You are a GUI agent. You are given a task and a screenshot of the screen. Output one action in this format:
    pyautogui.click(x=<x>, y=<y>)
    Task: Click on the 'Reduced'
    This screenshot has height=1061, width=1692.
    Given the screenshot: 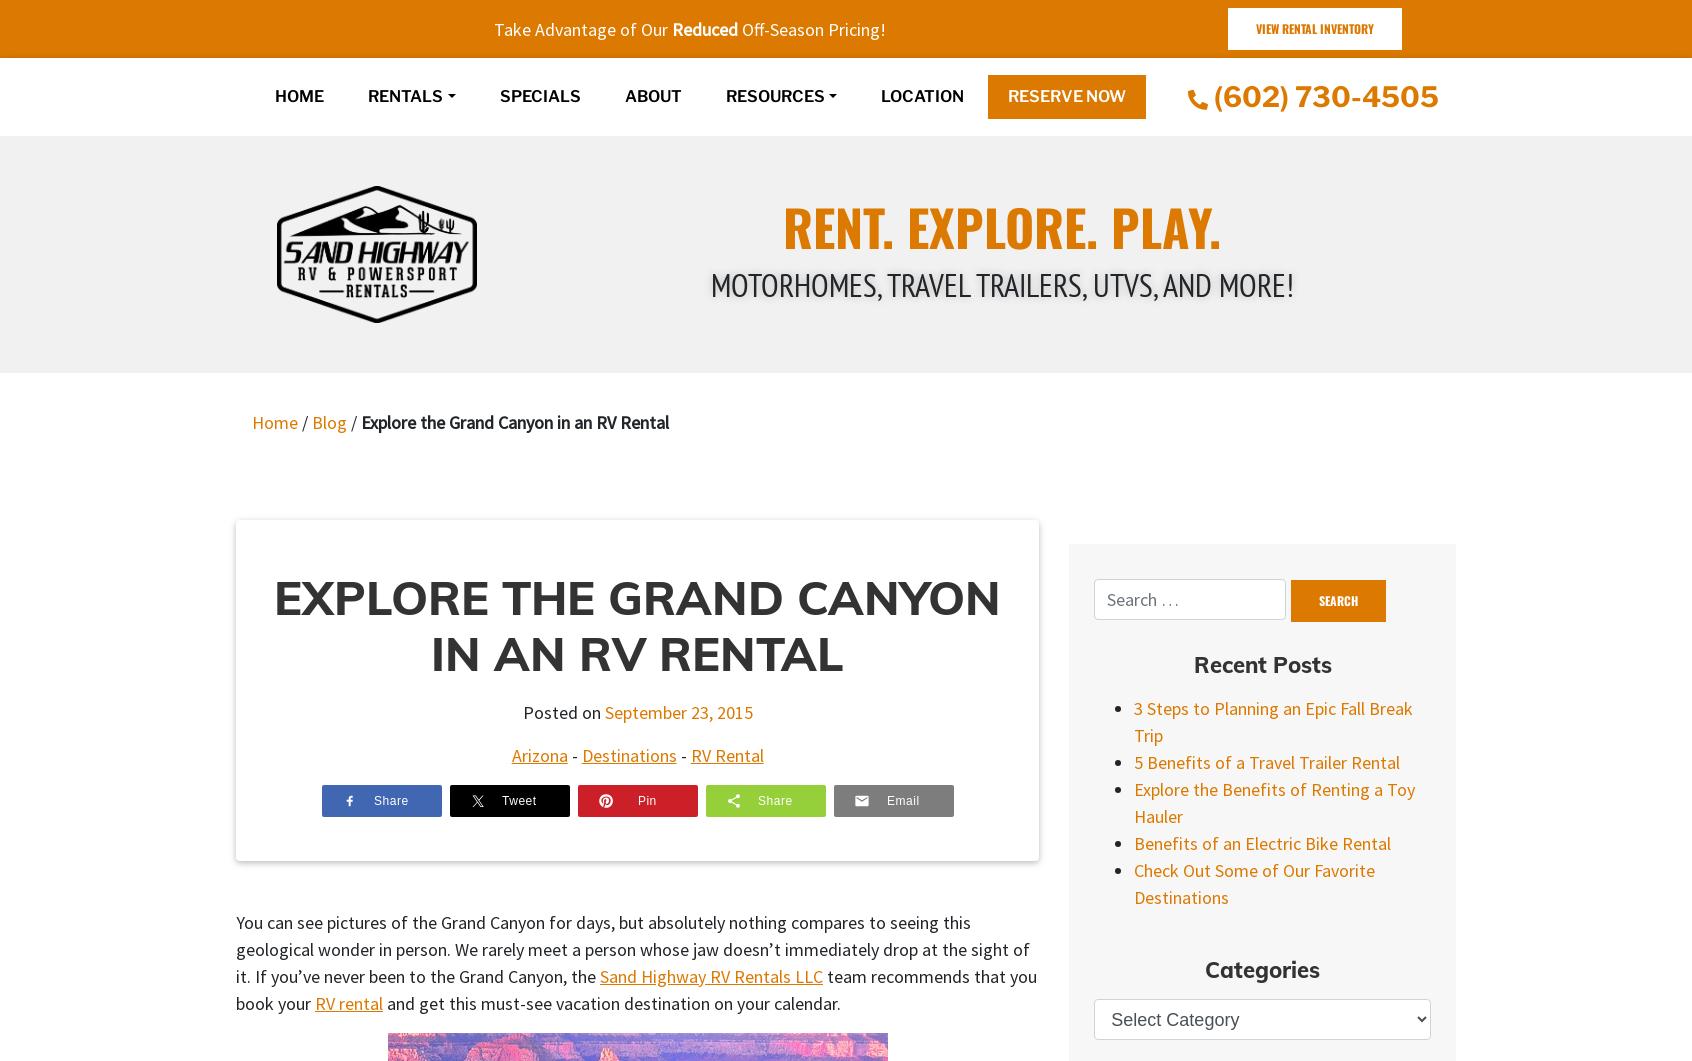 What is the action you would take?
    pyautogui.click(x=704, y=28)
    